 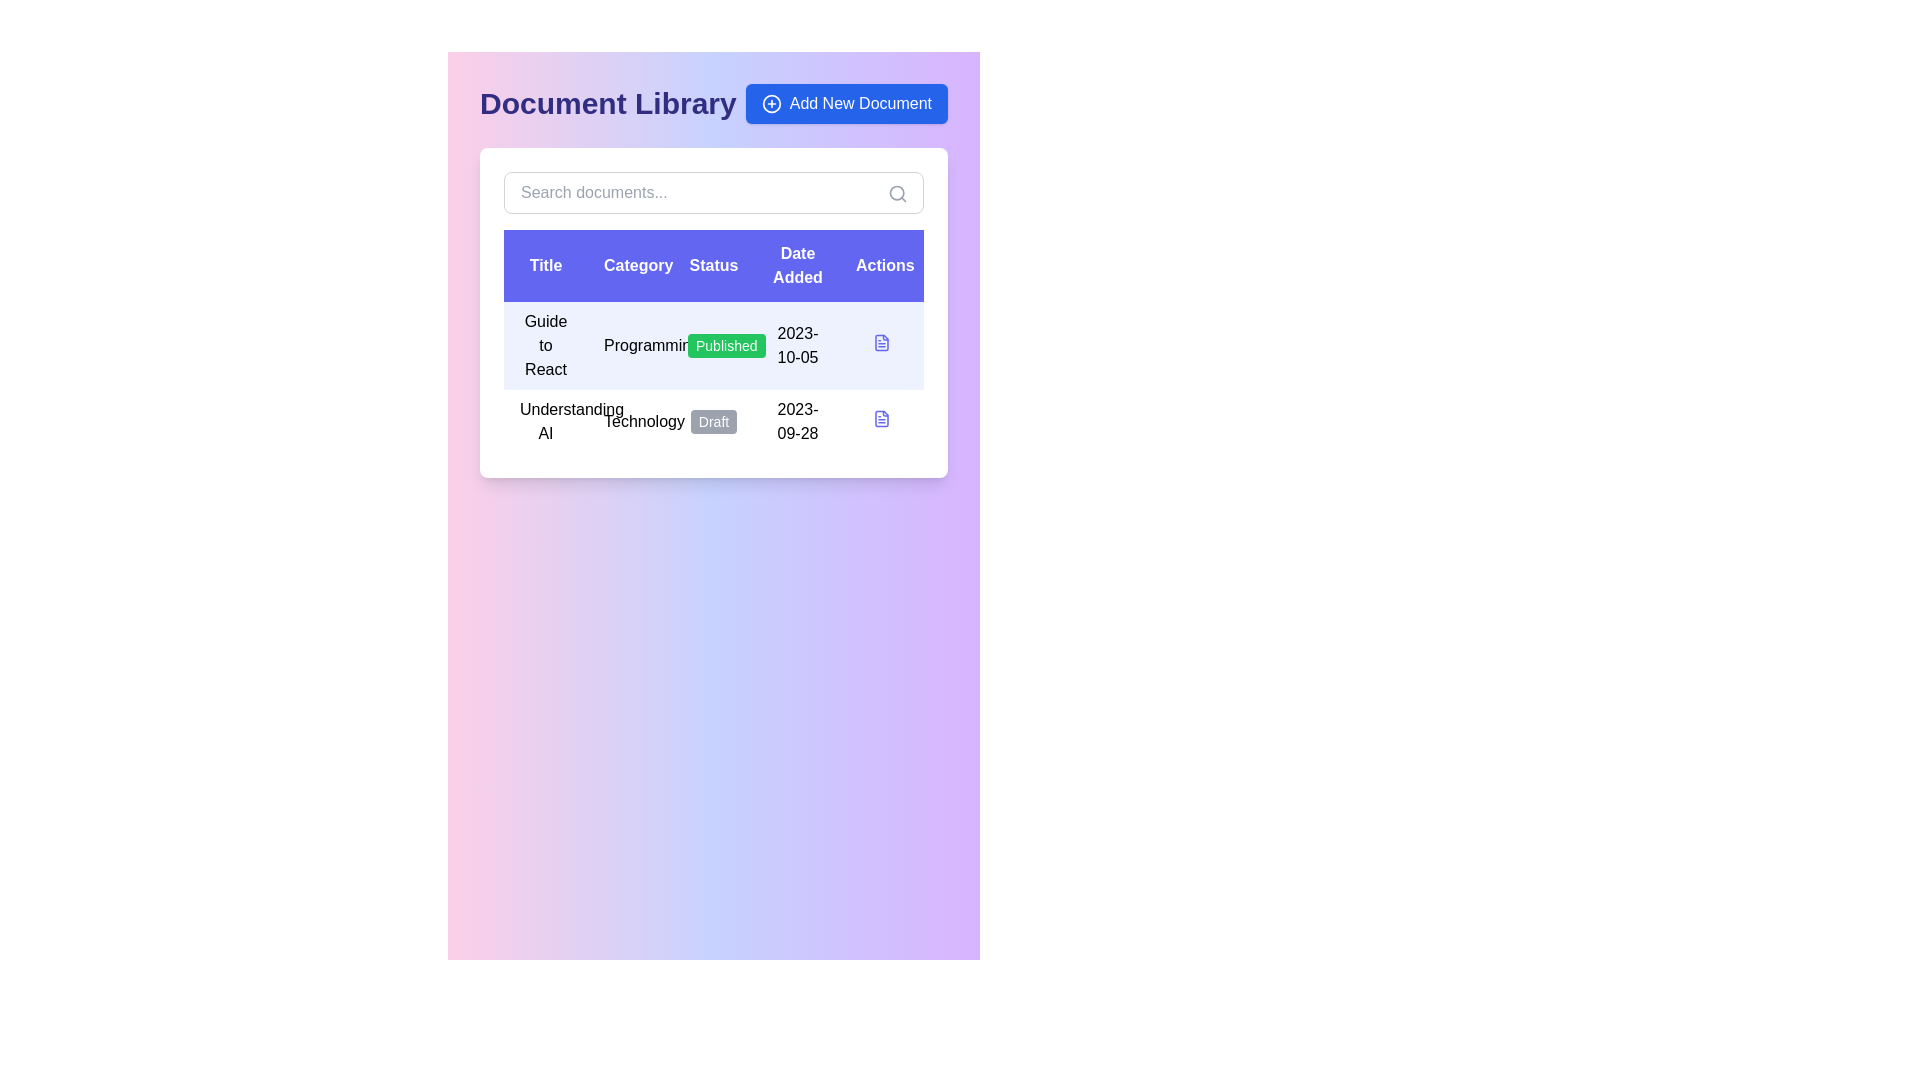 I want to click on the 'Draft' label badge, which is a rectangular badge with slightly rounded corners displaying white text on a gray background, located in the third column of the second row in the 'Document Library' table, so click(x=714, y=420).